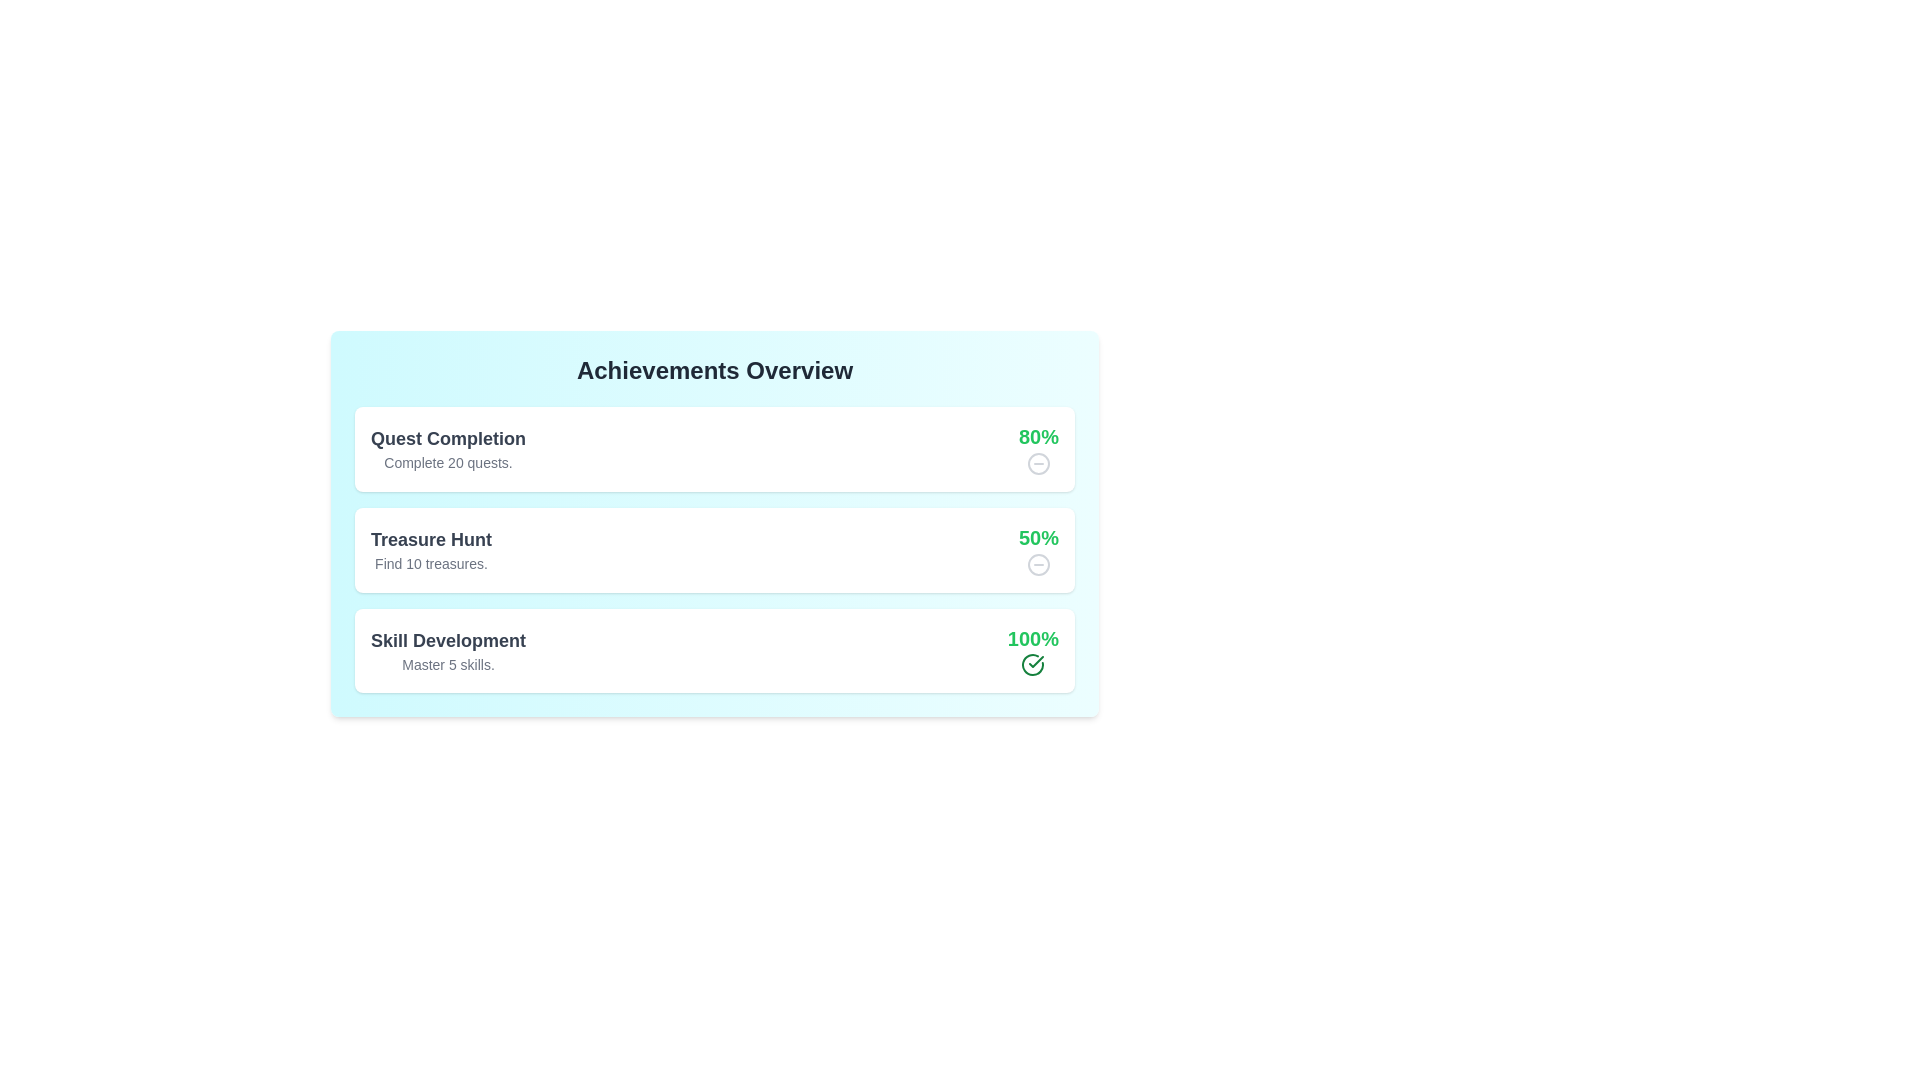 The height and width of the screenshot is (1080, 1920). What do you see at coordinates (1038, 435) in the screenshot?
I see `the progress percentage text label located in the top-right corner of the 'Quest Completion' section in the 'Achievements Overview' panel, which displays the user's completion rate for the associated task` at bounding box center [1038, 435].